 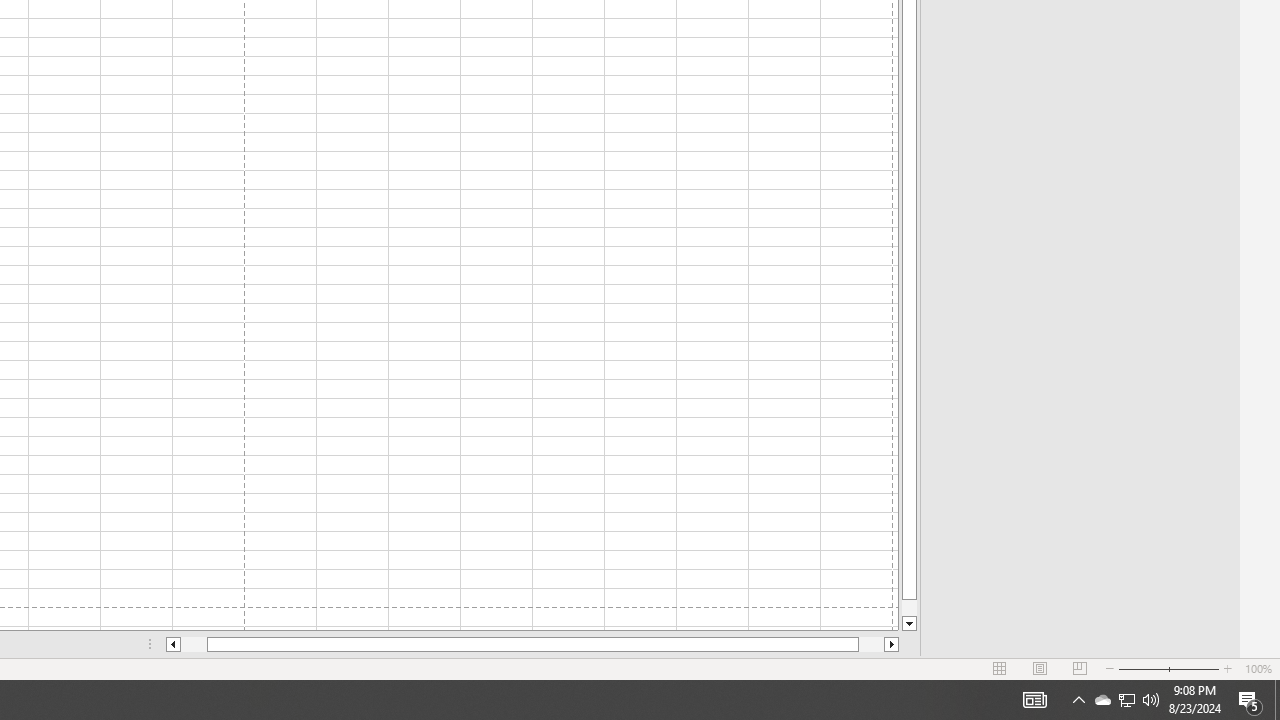 I want to click on 'Zoom', so click(x=1168, y=669).